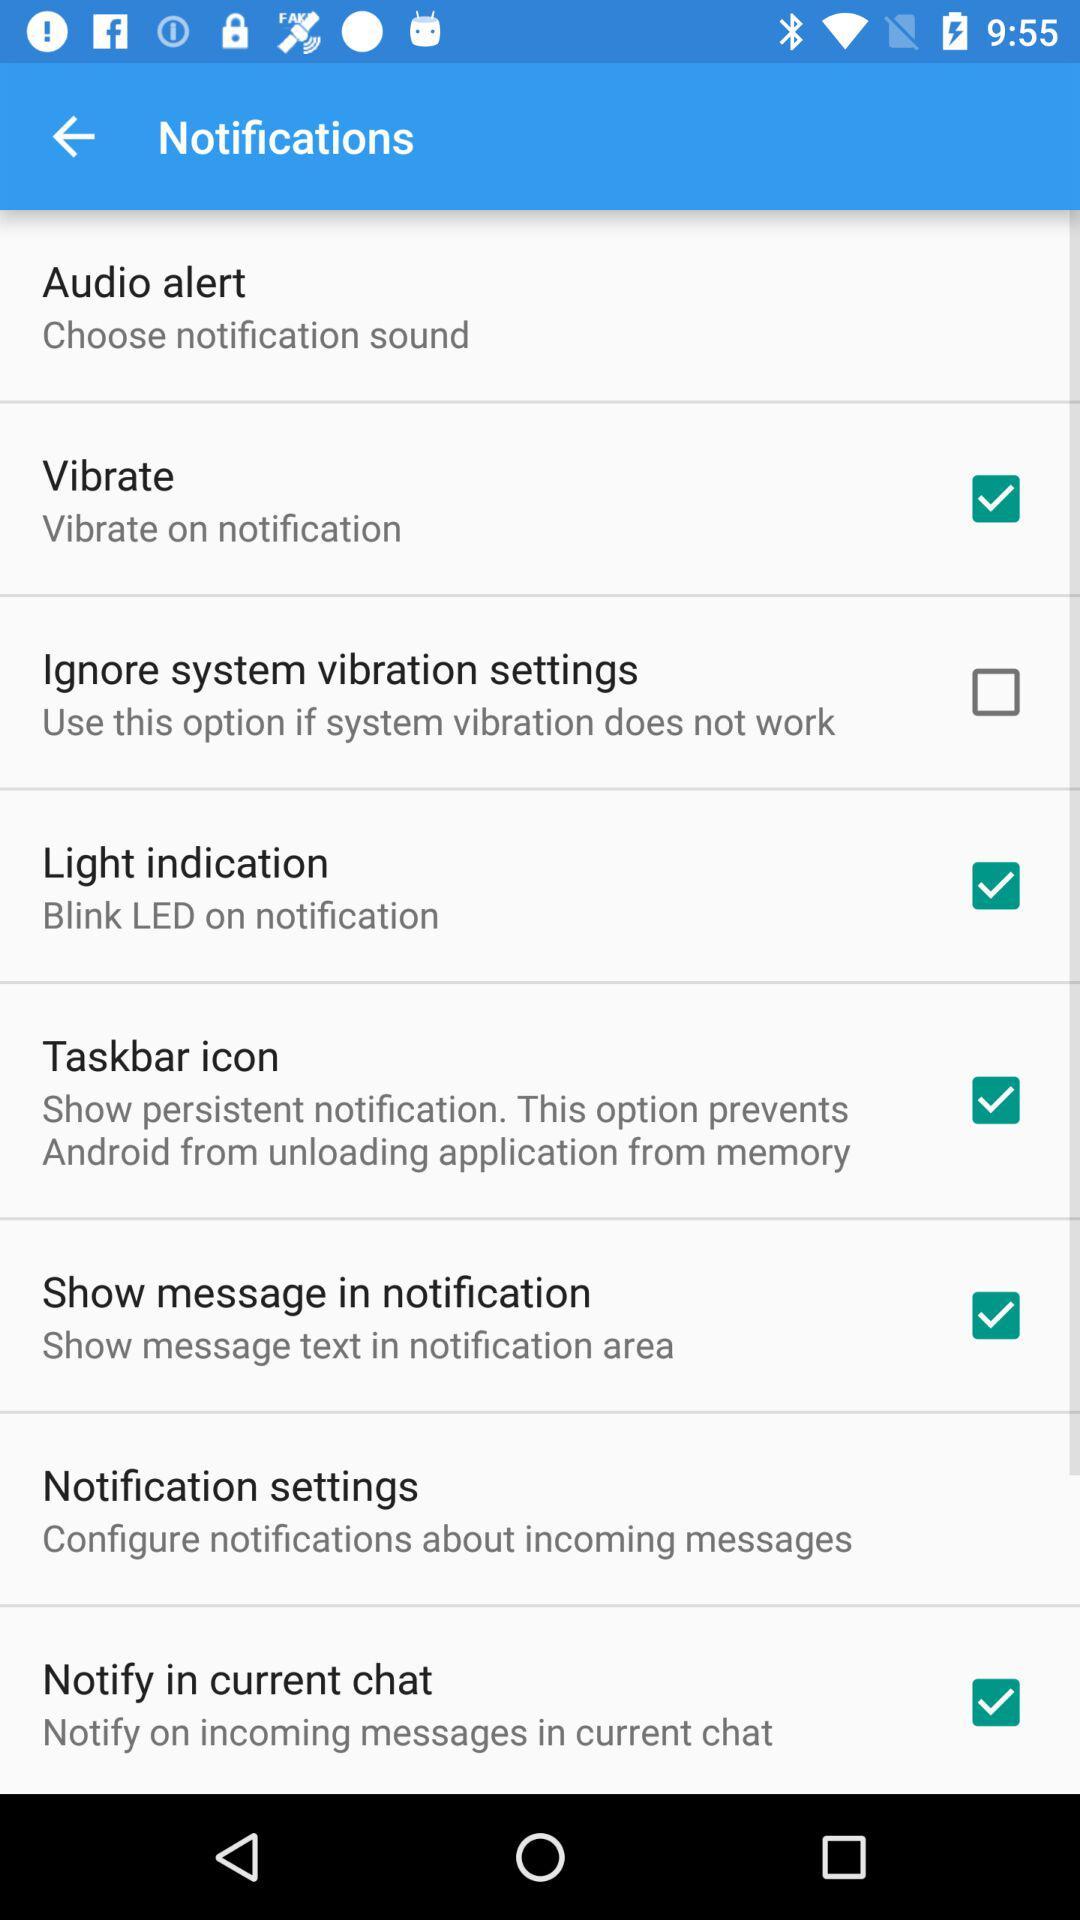 The width and height of the screenshot is (1080, 1920). What do you see at coordinates (72, 135) in the screenshot?
I see `item next to the notifications` at bounding box center [72, 135].